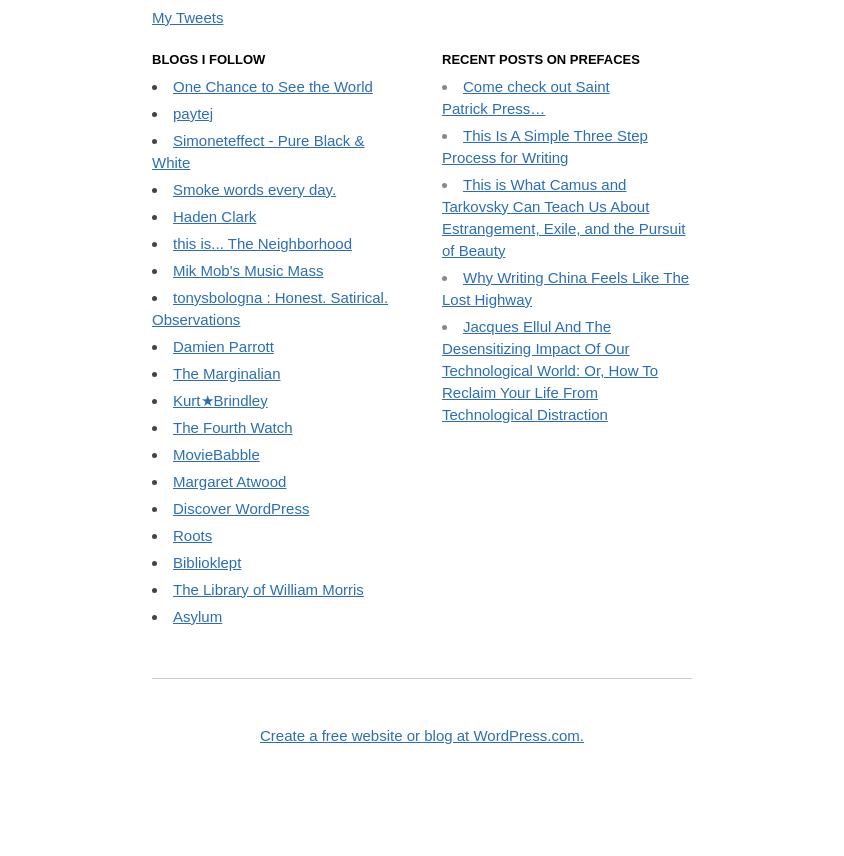  I want to click on 'Simoneteffect - Pure Black & White', so click(257, 314).